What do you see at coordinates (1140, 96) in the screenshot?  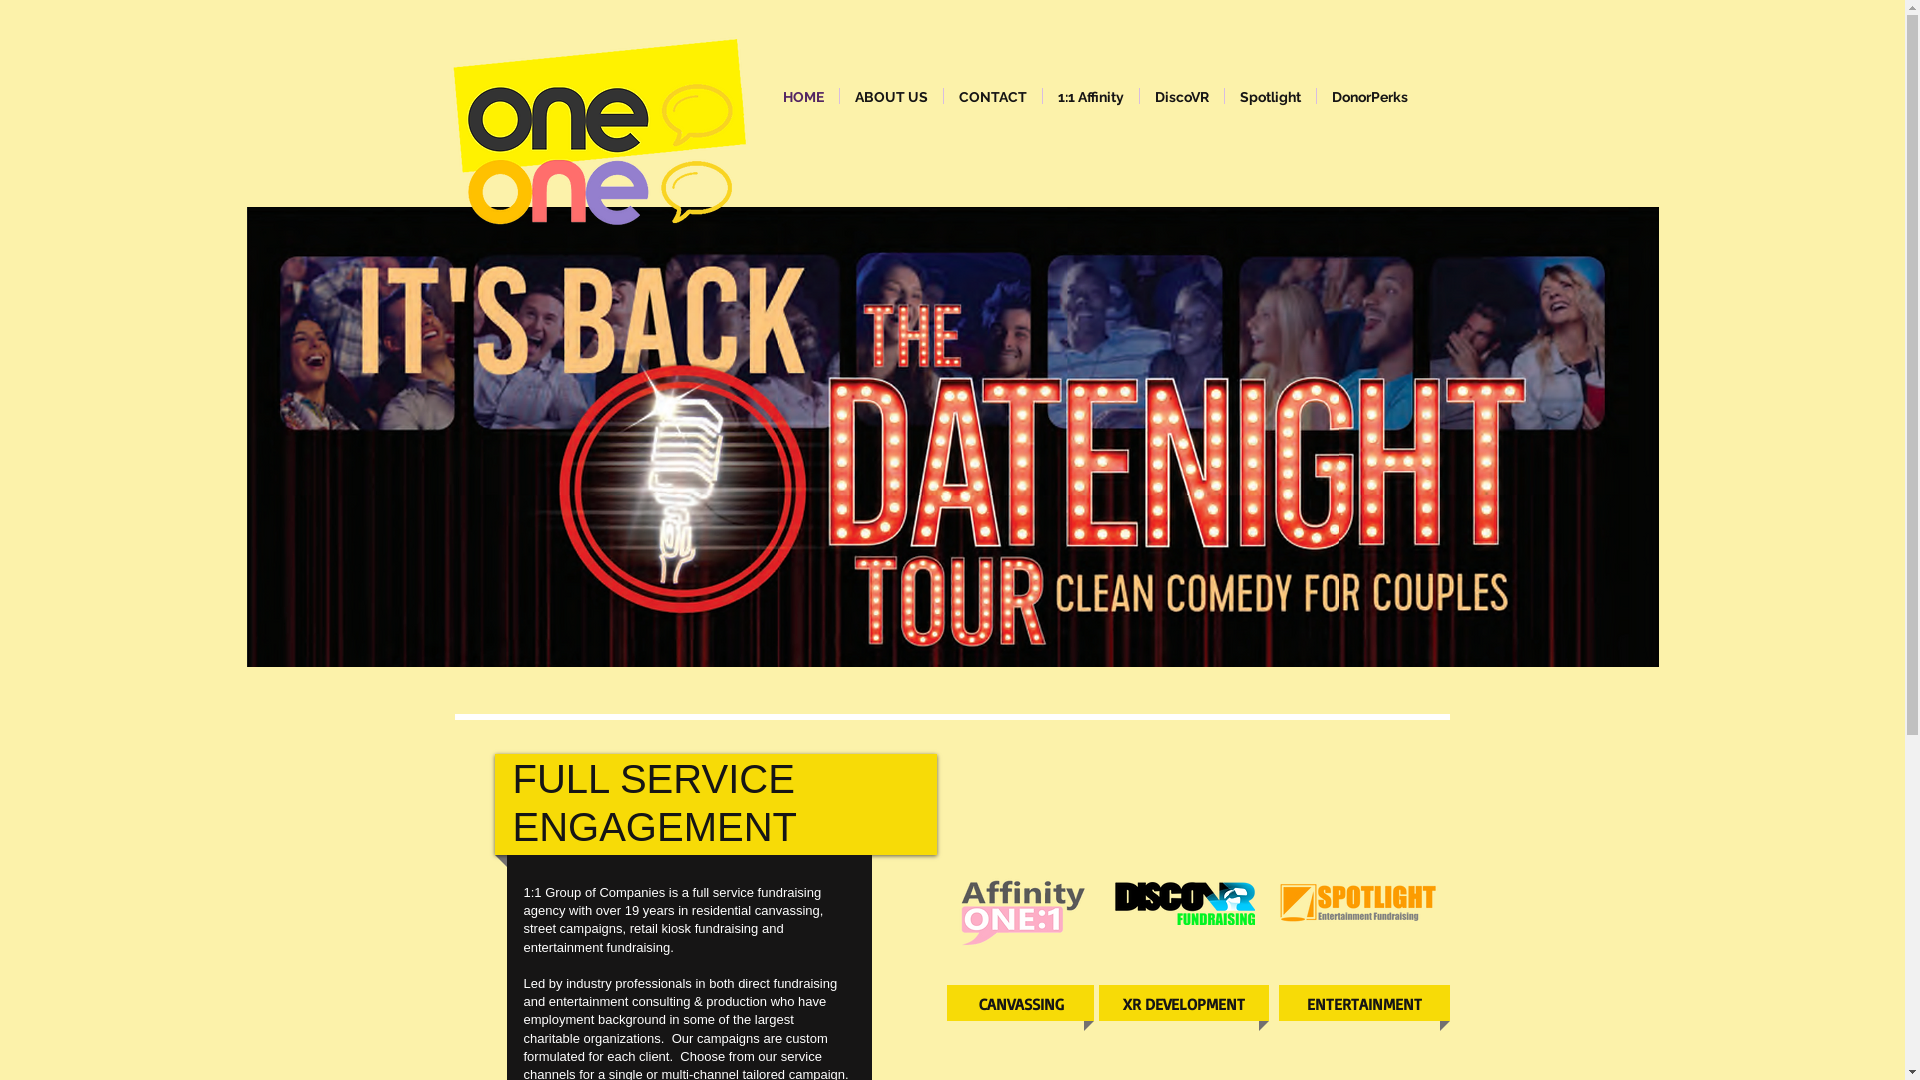 I see `'DiscoVR'` at bounding box center [1140, 96].